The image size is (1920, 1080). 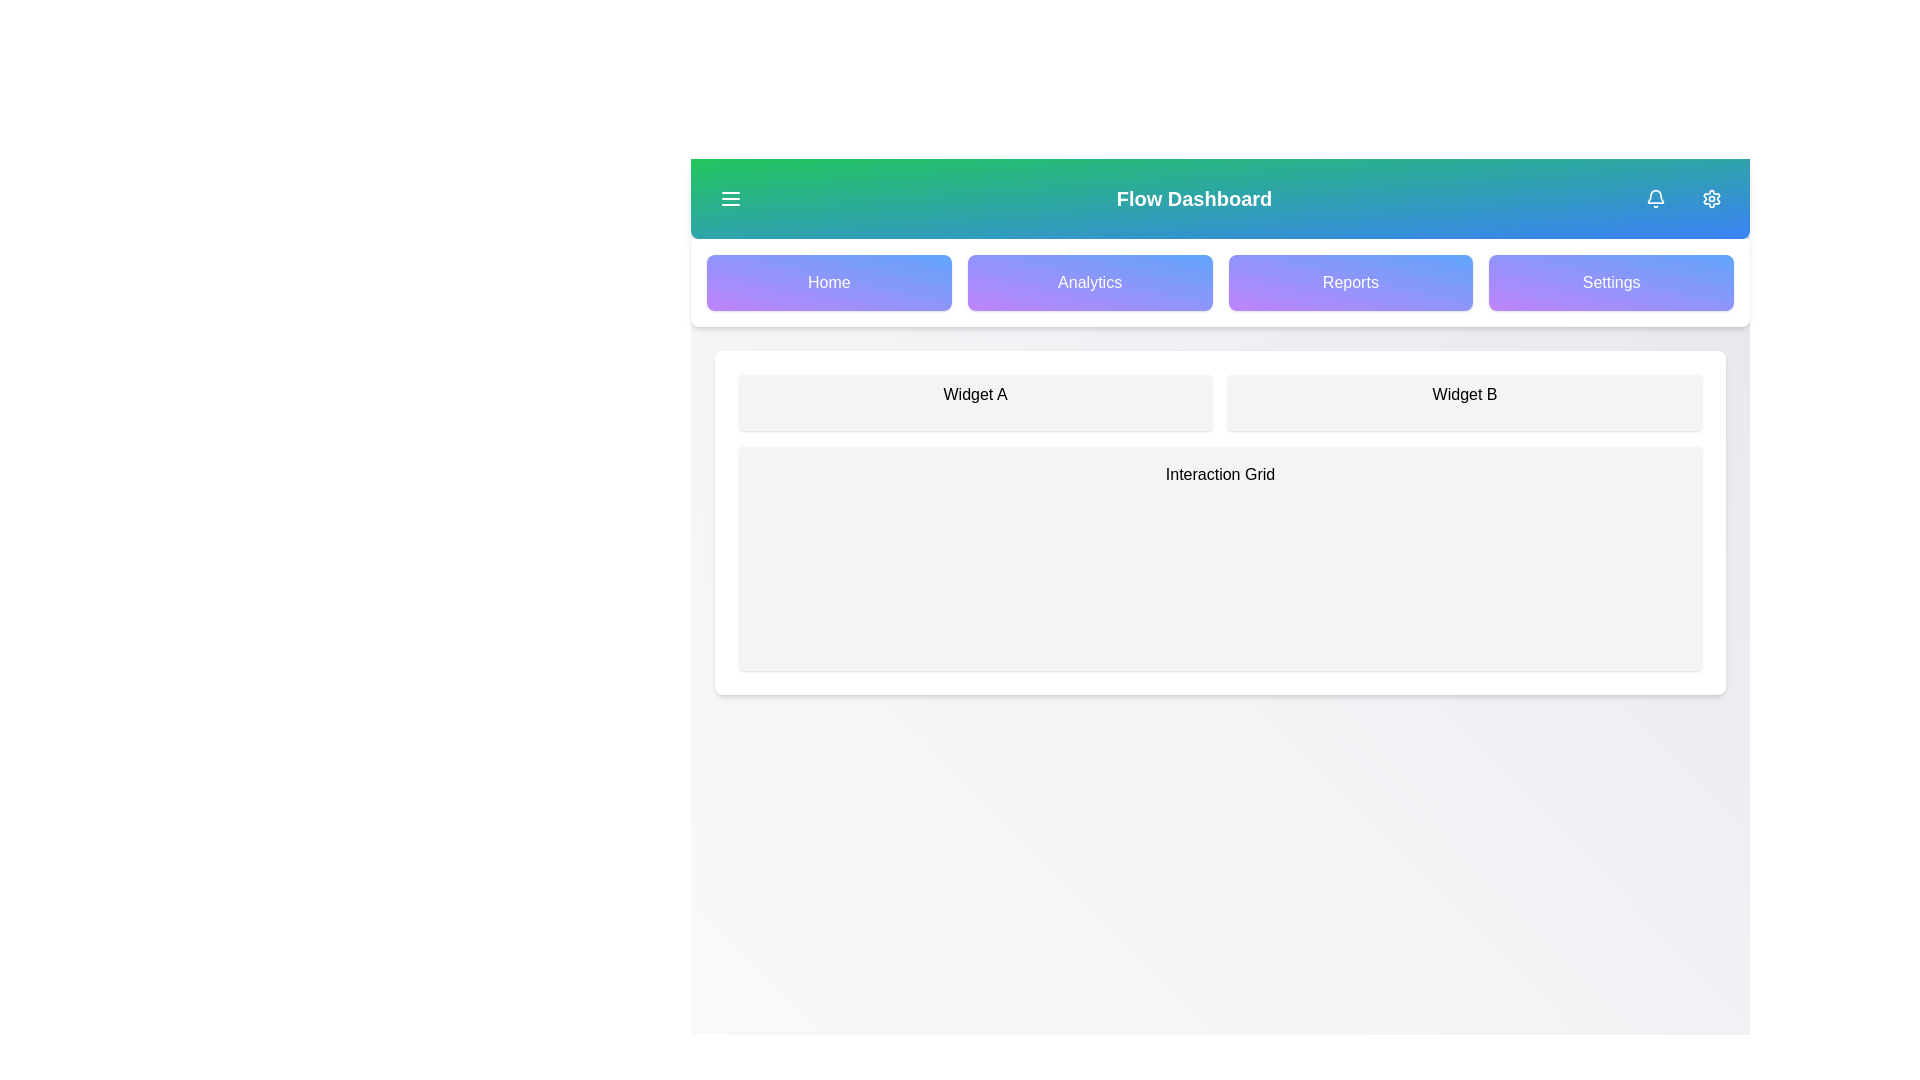 I want to click on the navigation button for Reports to navigate to the respective section, so click(x=1350, y=282).